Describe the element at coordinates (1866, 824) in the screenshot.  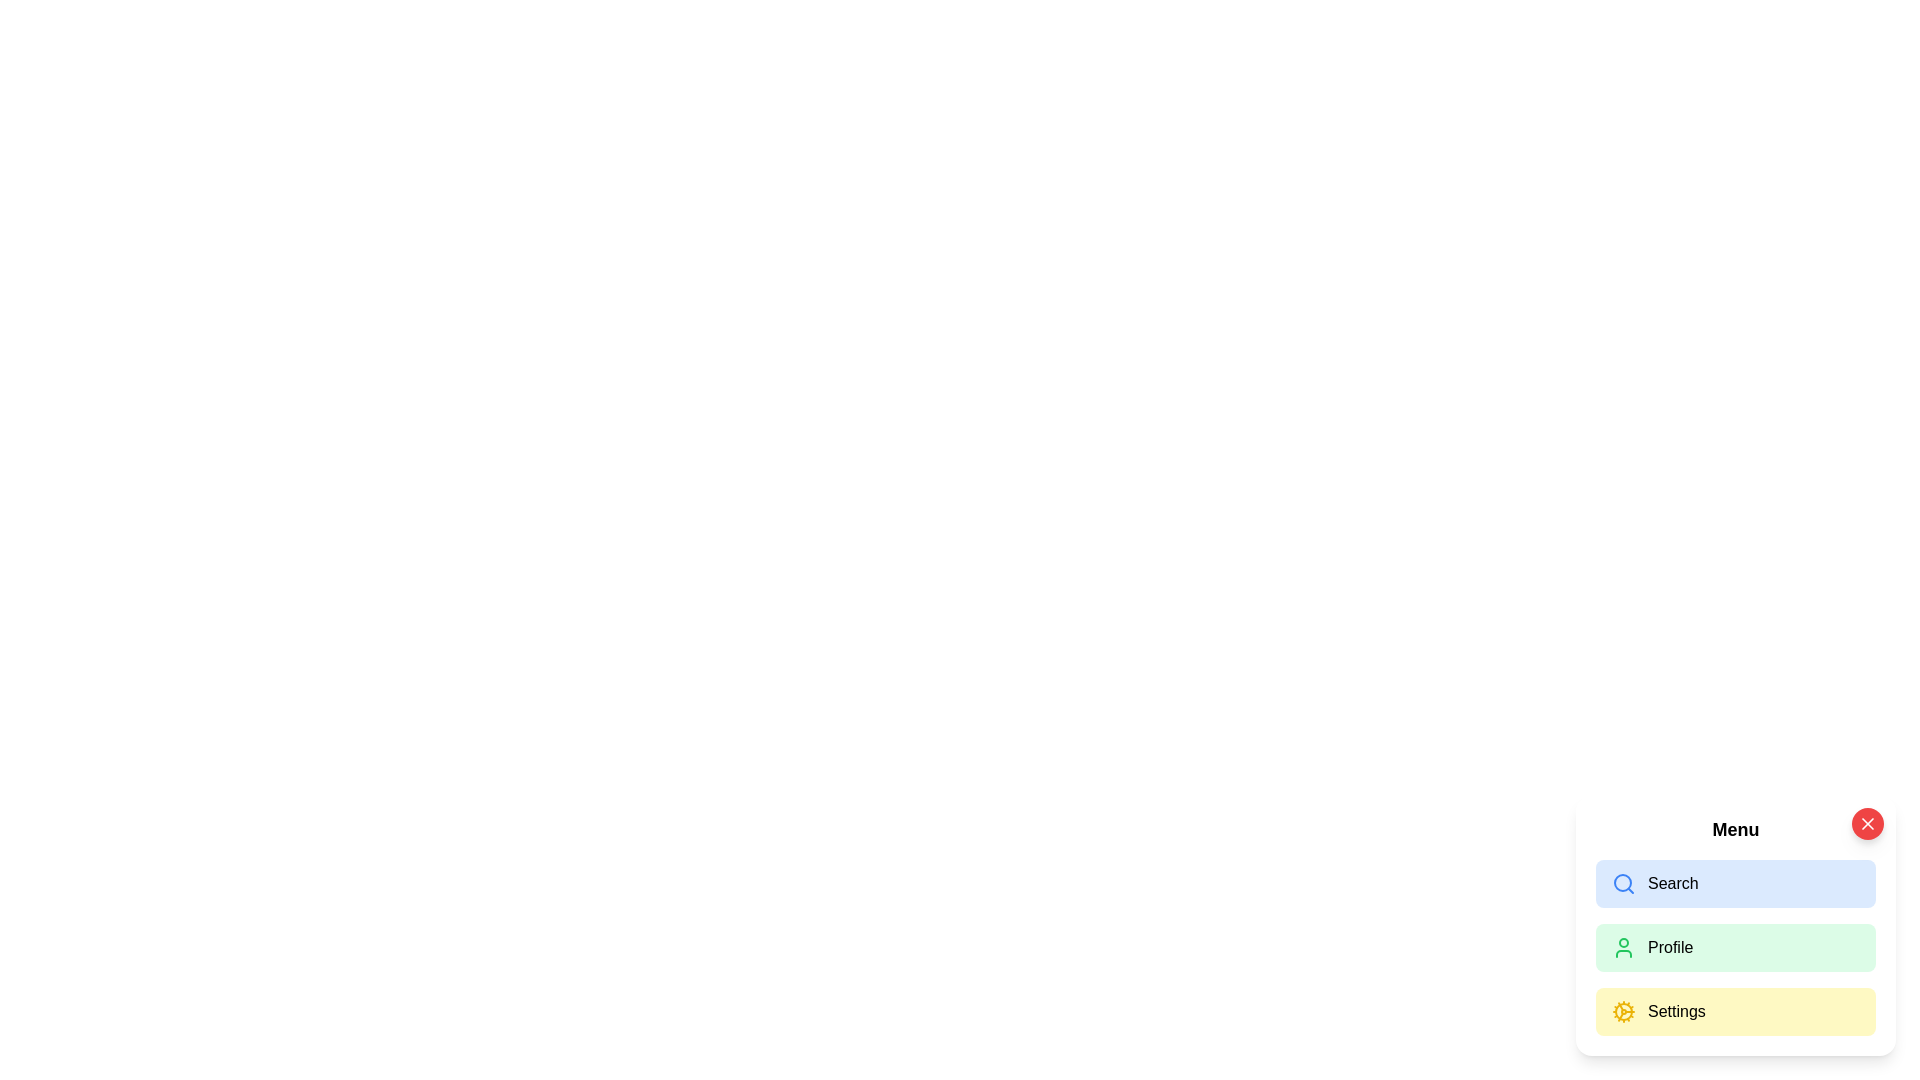
I see `the cross icon inside the red circular button located at the top-right corner of the menu panel` at that location.